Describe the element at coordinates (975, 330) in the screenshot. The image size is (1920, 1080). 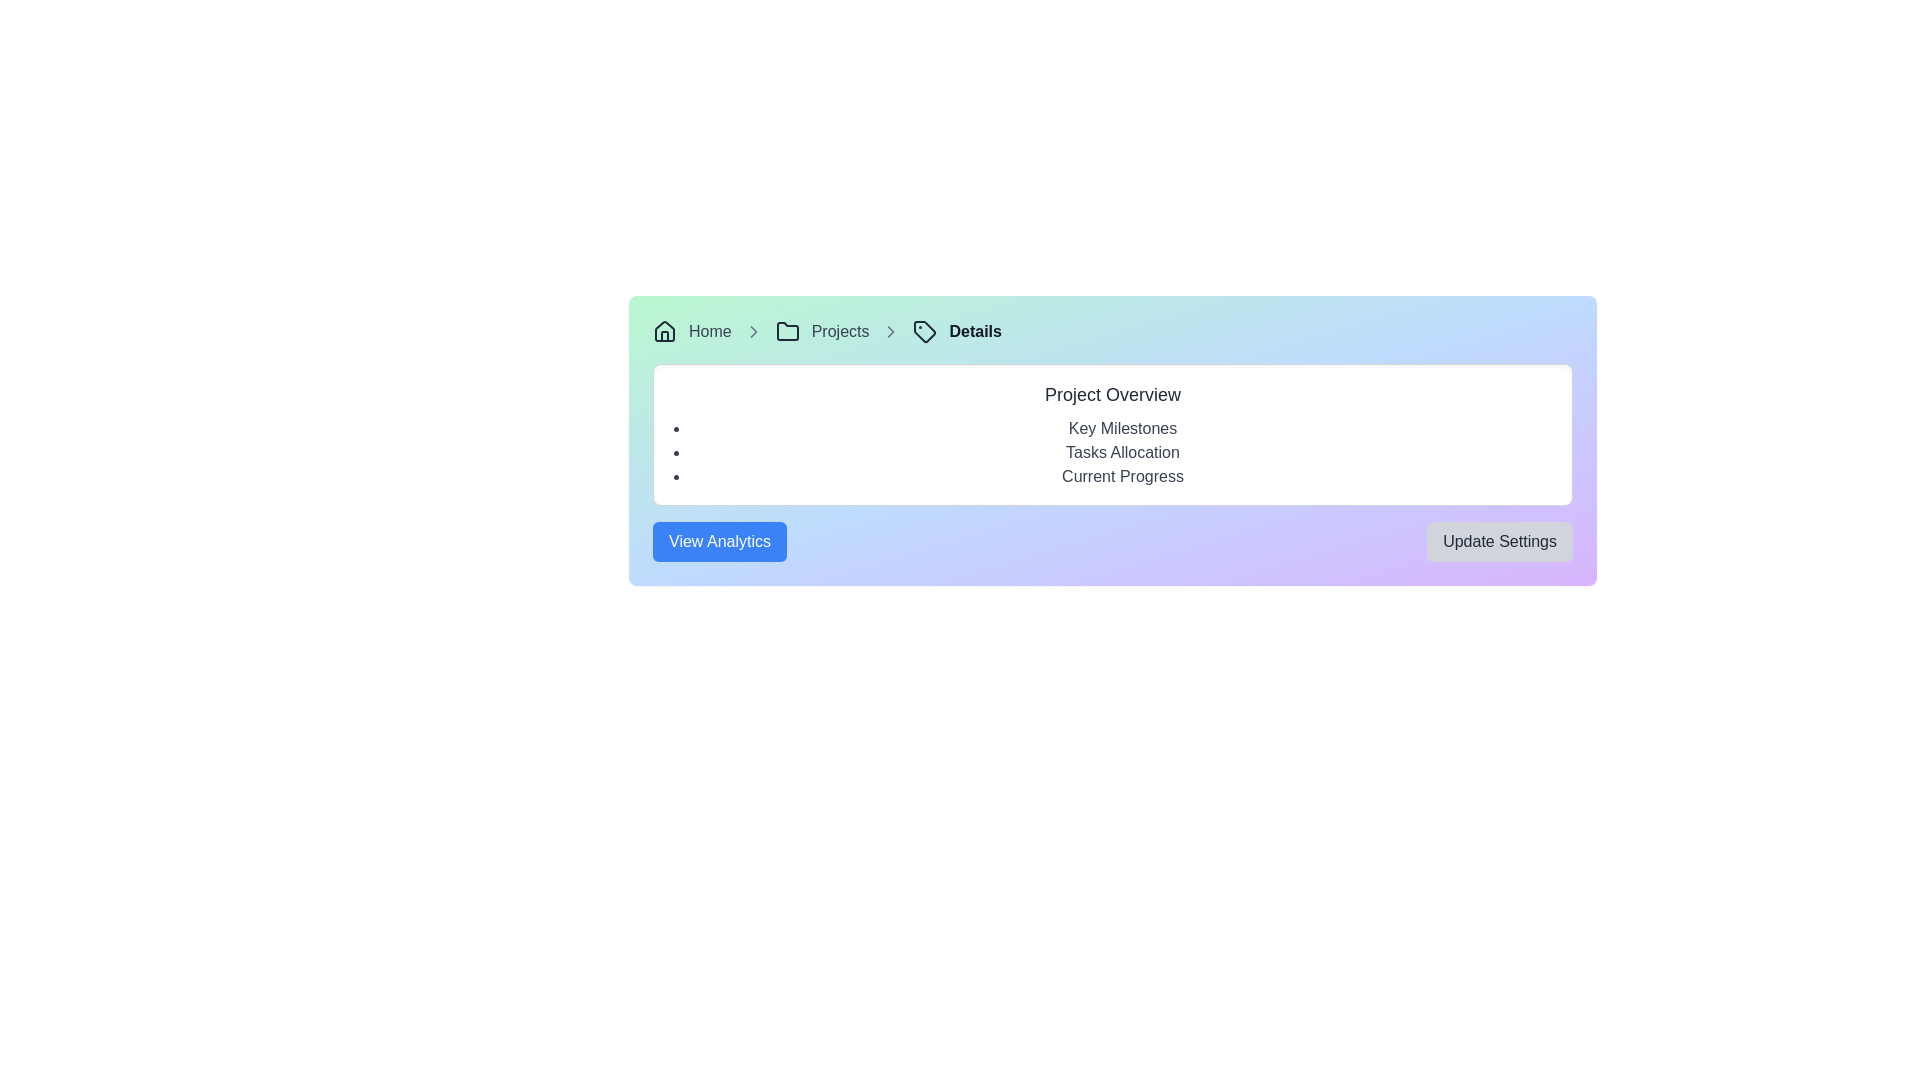
I see `the 'Details' static text label in the breadcrumb navigation, which is displayed in bold, dark gray font and is the third label after 'Home' and 'Projects'` at that location.